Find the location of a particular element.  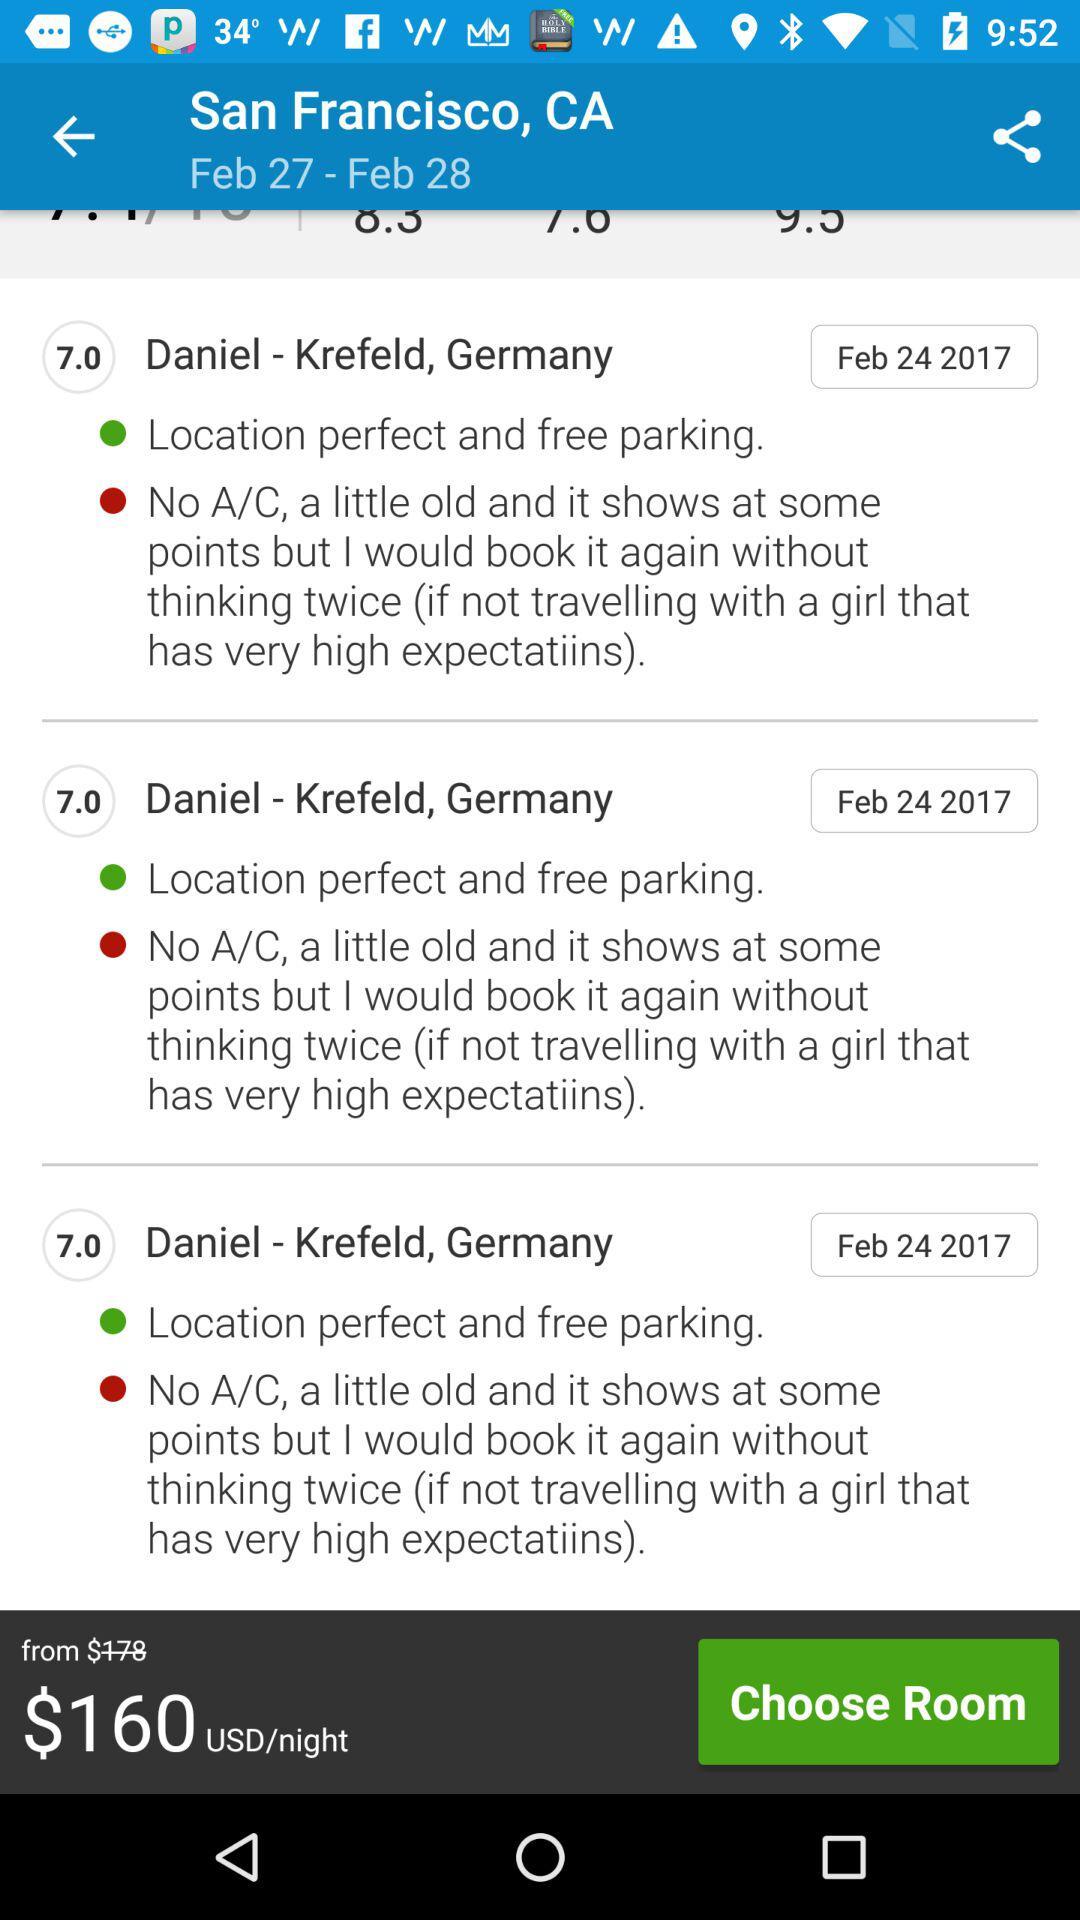

item below no a c icon is located at coordinates (877, 1700).